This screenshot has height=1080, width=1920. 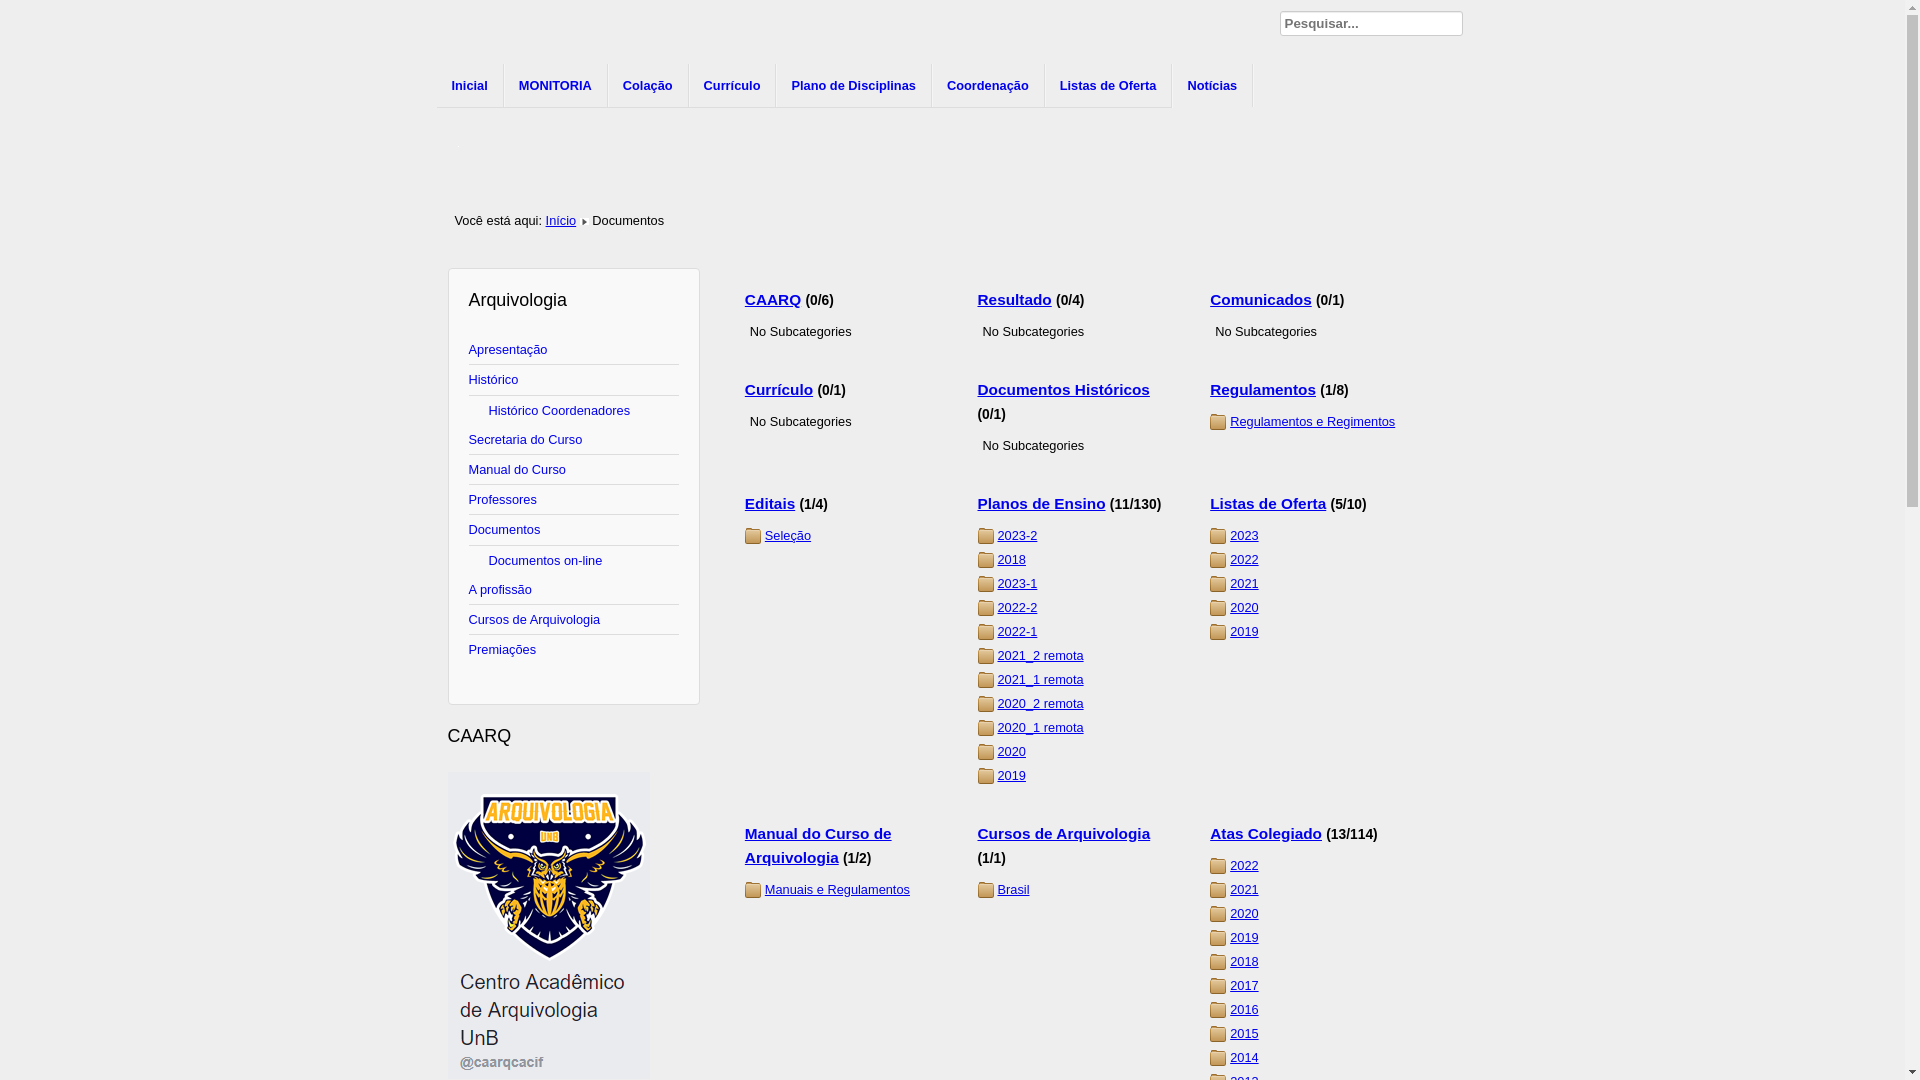 What do you see at coordinates (1017, 583) in the screenshot?
I see `'2023-1'` at bounding box center [1017, 583].